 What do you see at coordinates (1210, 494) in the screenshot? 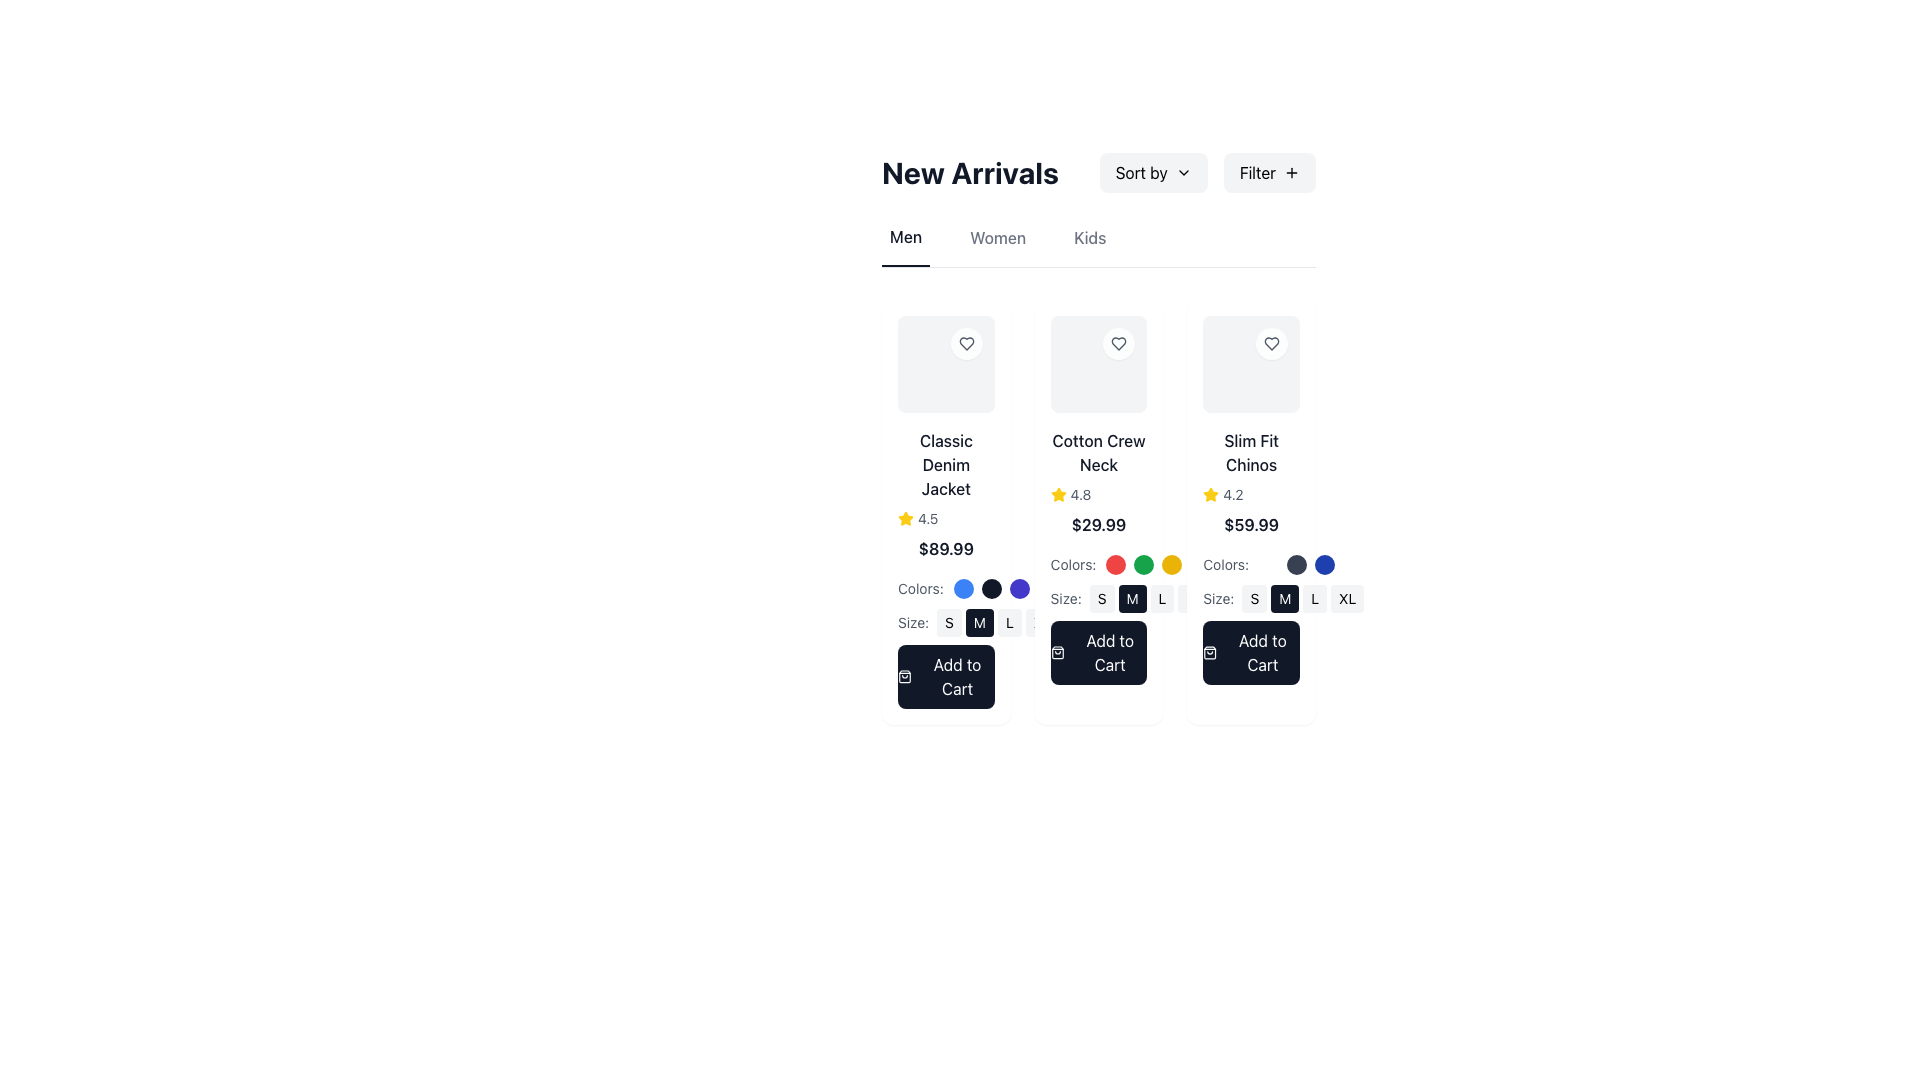
I see `the star icon with a yellow fill that is next to the text '4.2', which indicates a rating-related context` at bounding box center [1210, 494].